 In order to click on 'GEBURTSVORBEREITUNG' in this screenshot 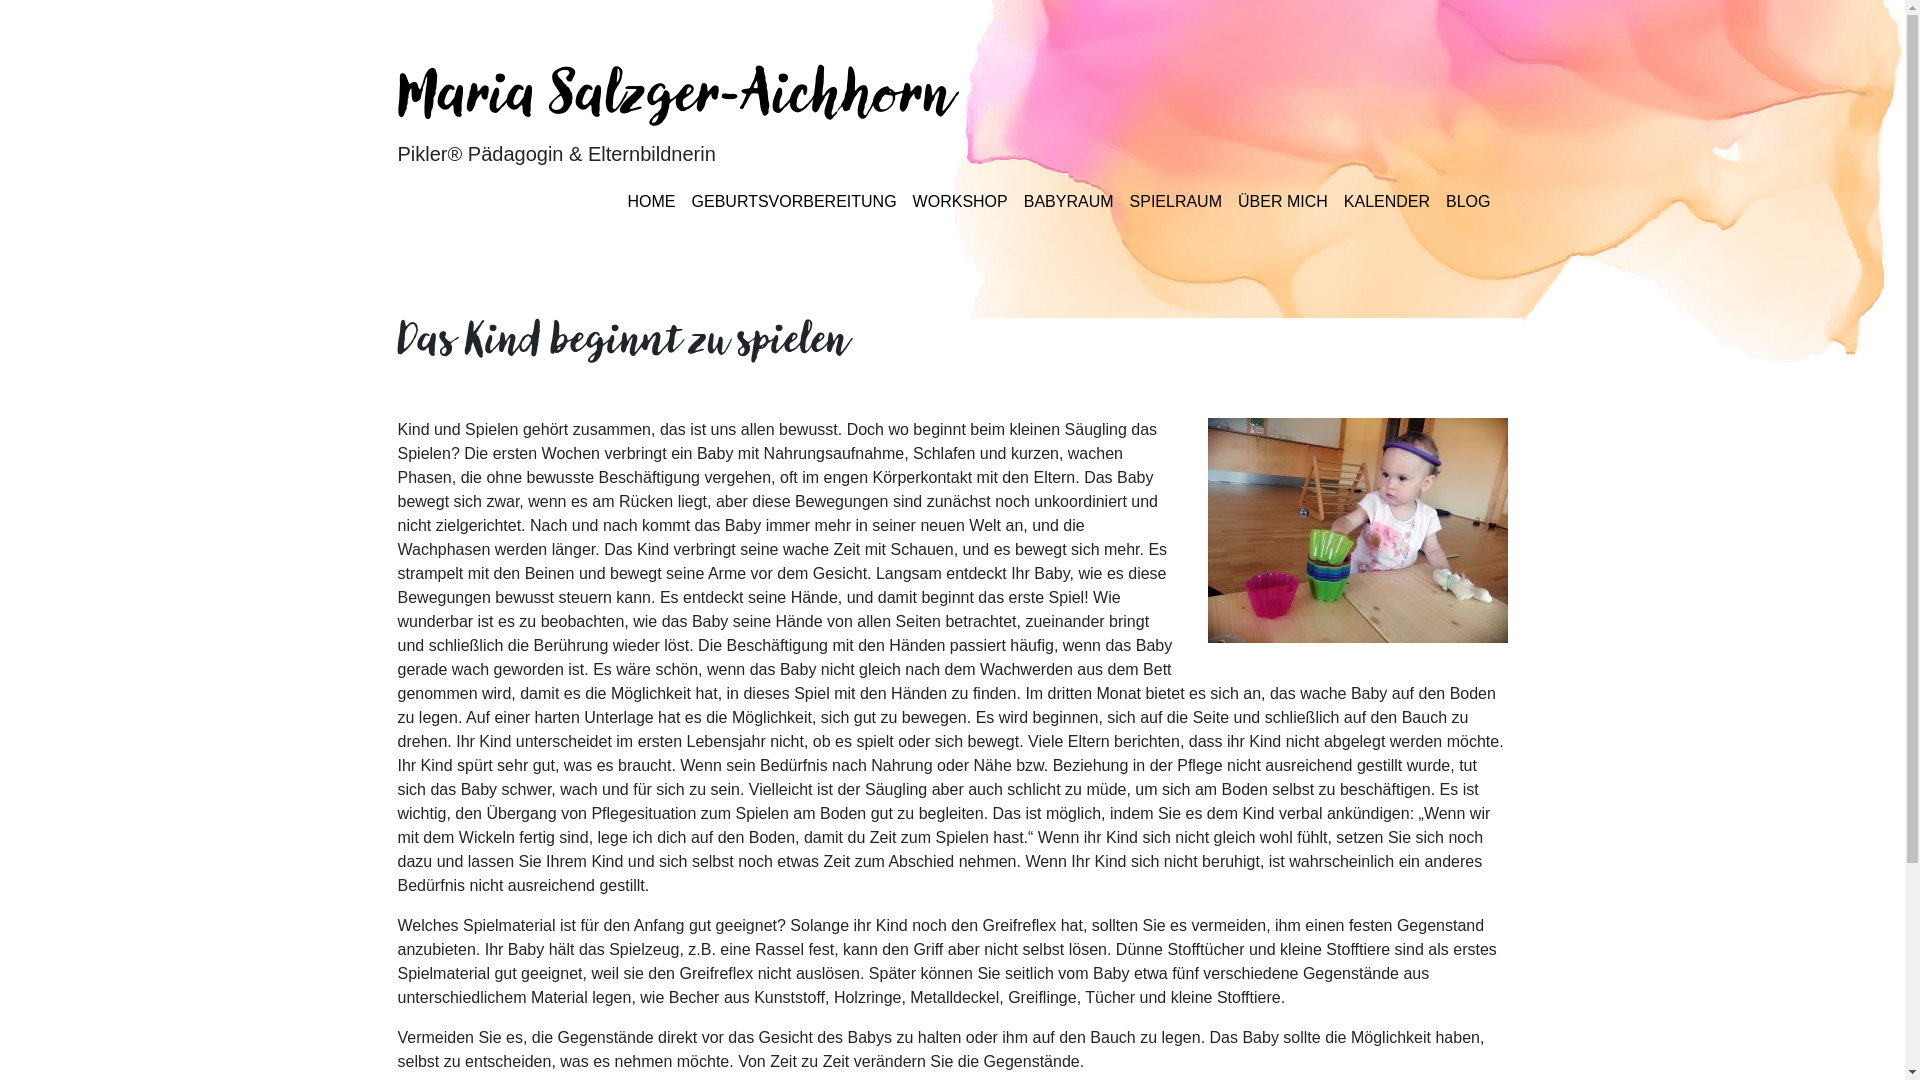, I will do `click(793, 201)`.